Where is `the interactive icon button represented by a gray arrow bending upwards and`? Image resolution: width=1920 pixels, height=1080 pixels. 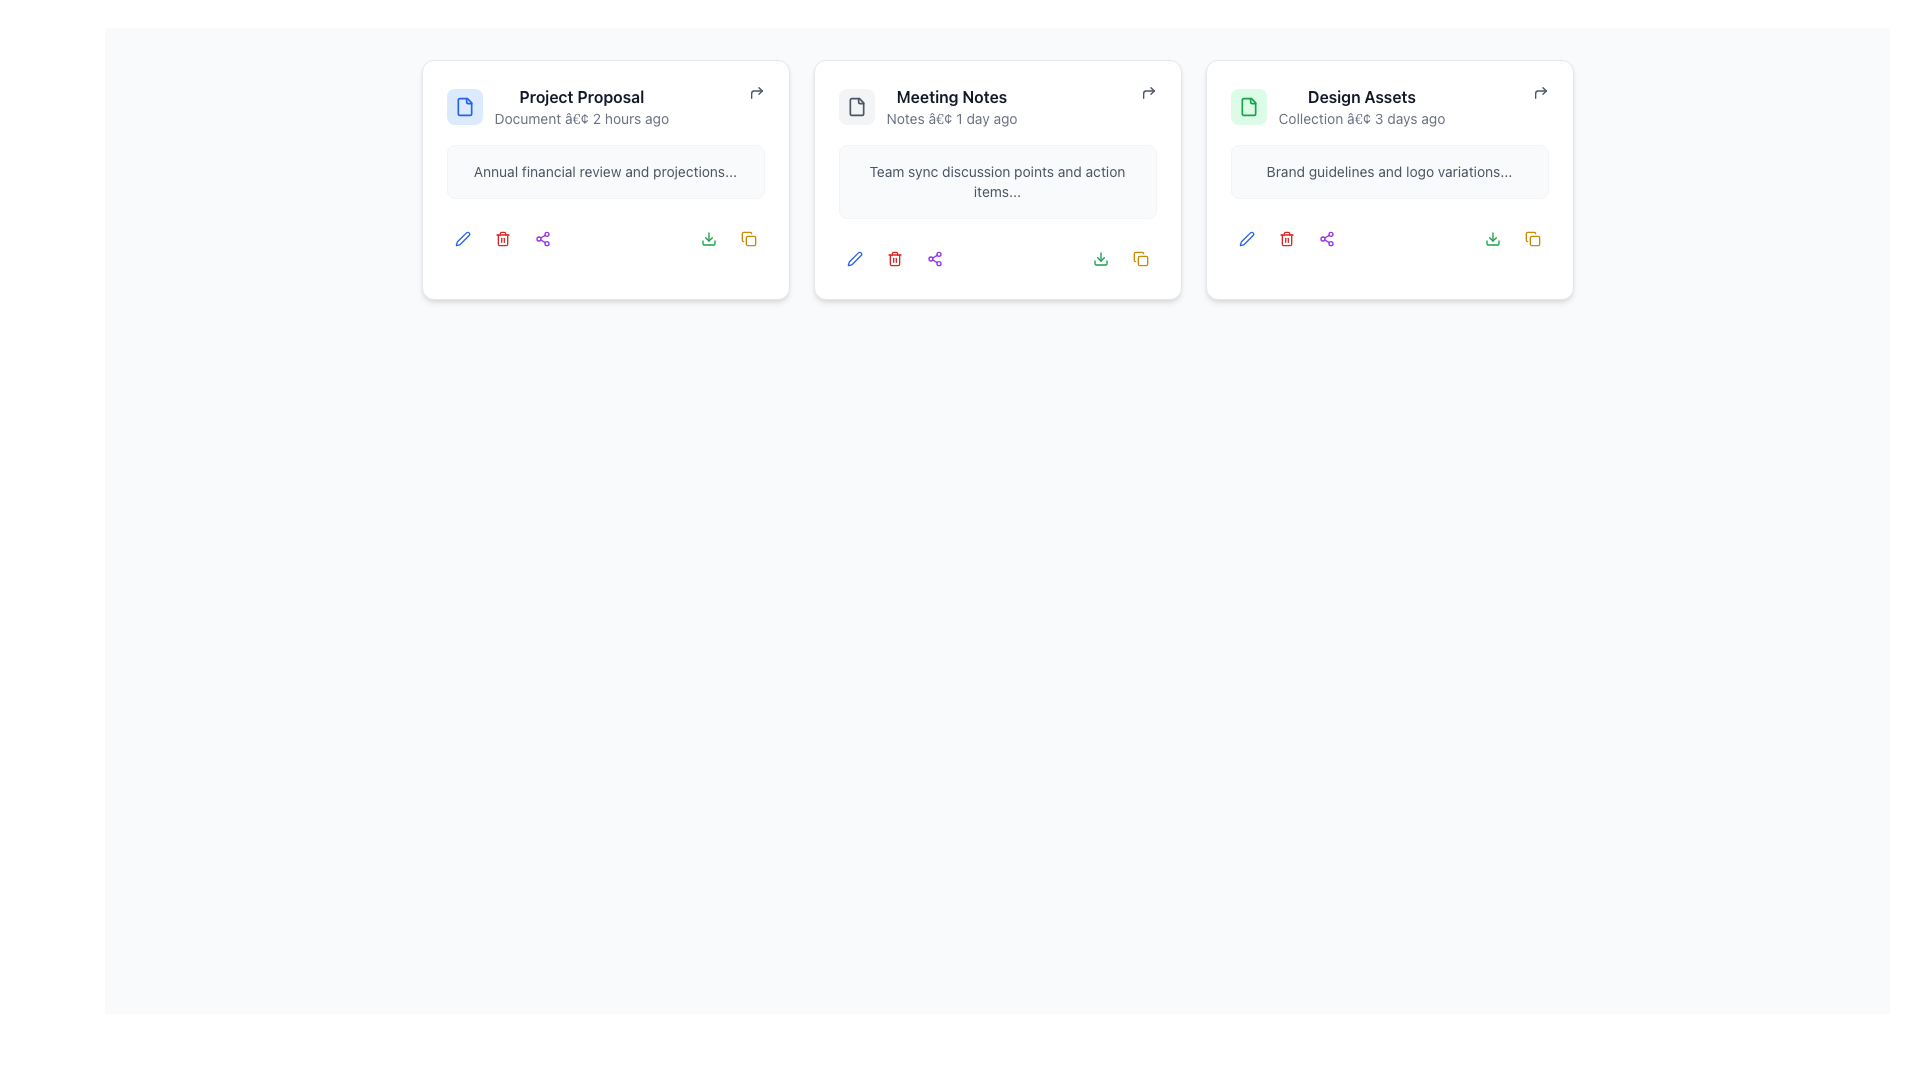 the interactive icon button represented by a gray arrow bending upwards and is located at coordinates (755, 92).